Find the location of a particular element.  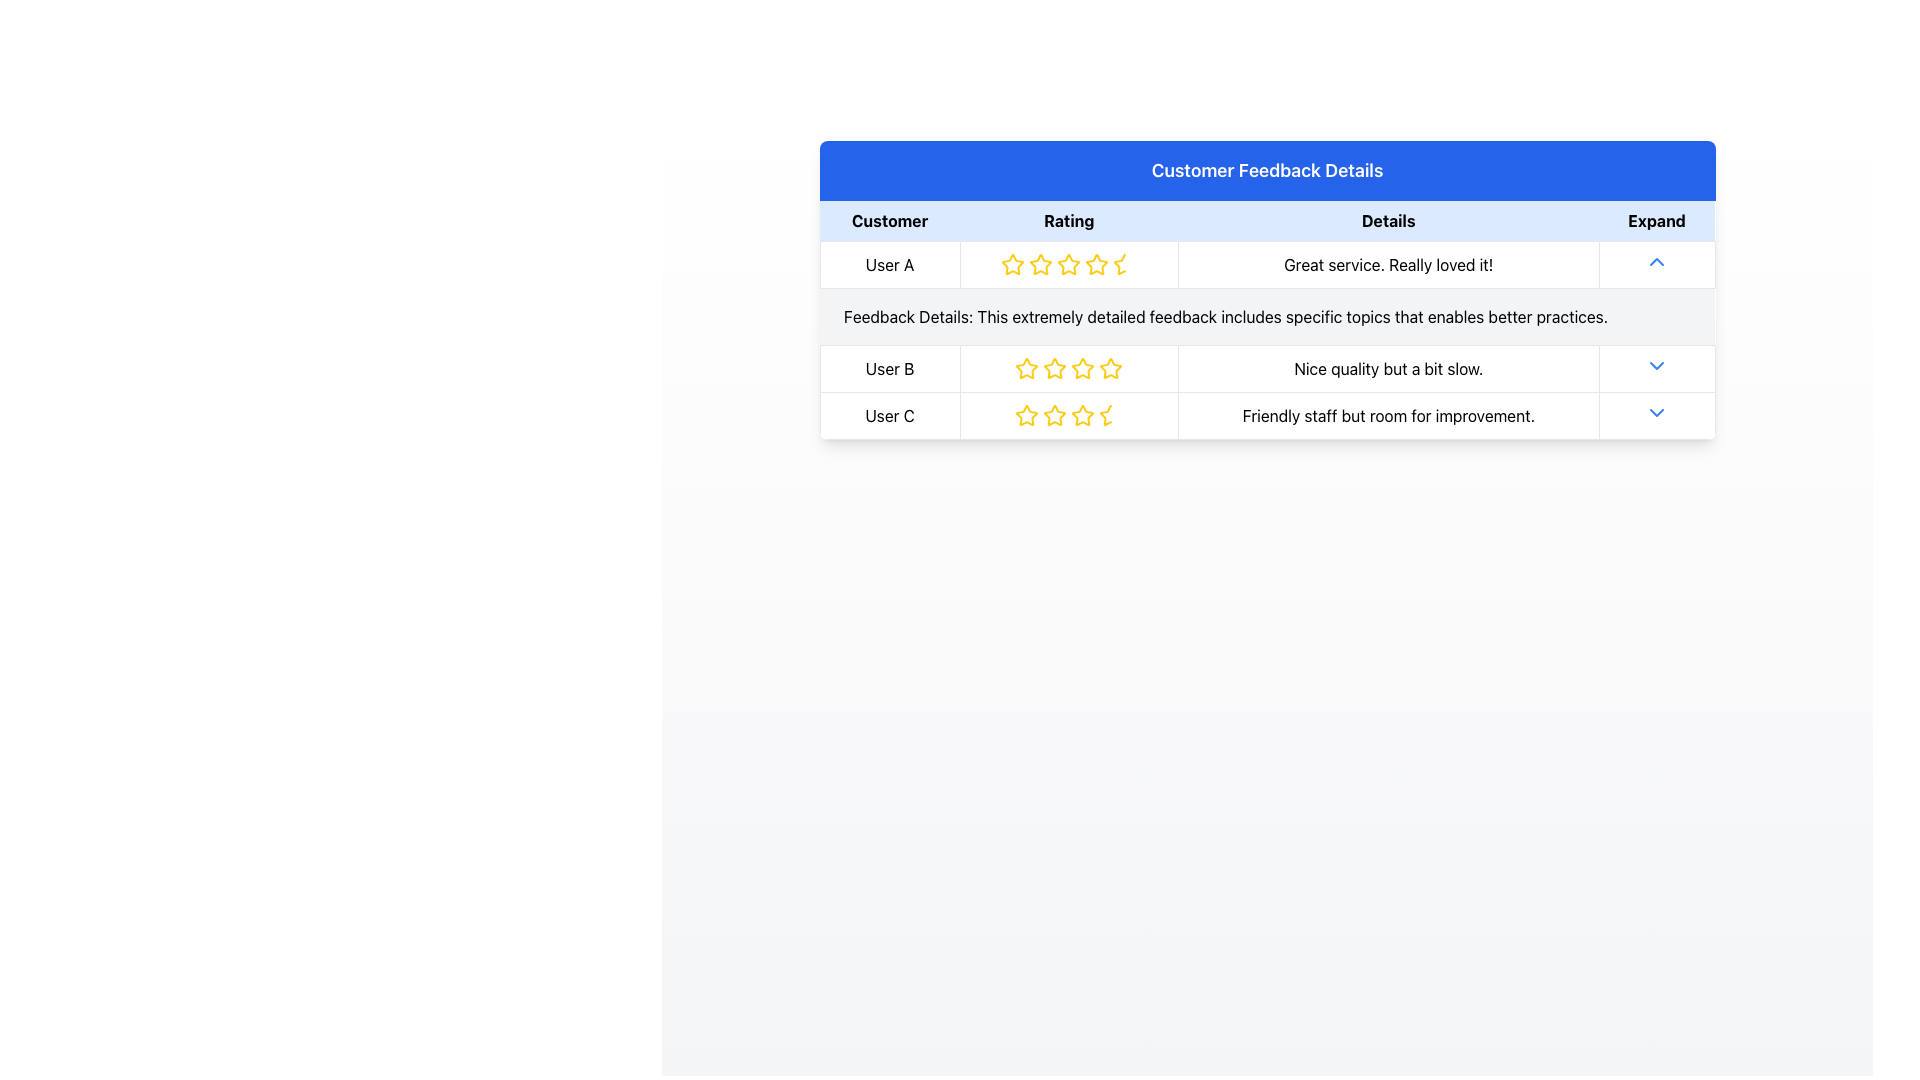

the second star icon in the 'Rating' column of the feedback table is located at coordinates (1040, 263).